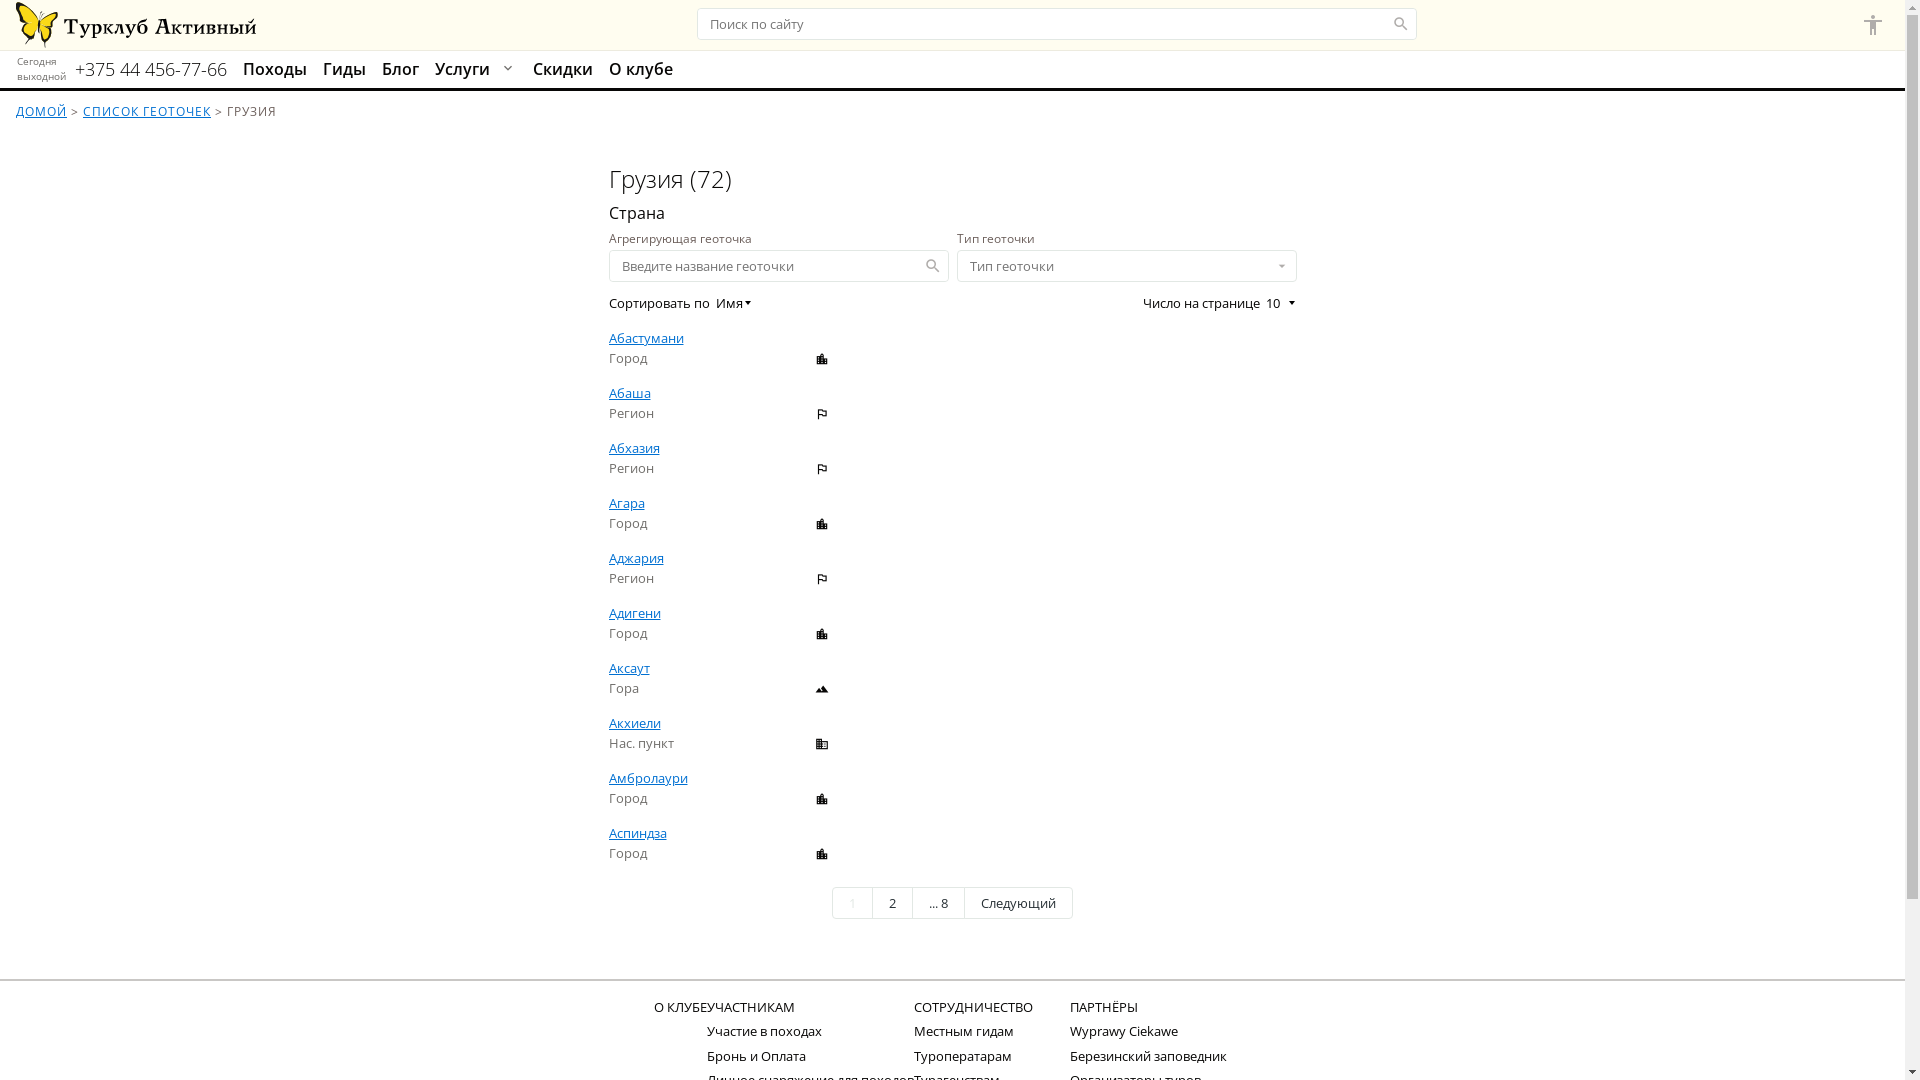  Describe the element at coordinates (75, 68) in the screenshot. I see `'+375 44 456-77-66'` at that location.